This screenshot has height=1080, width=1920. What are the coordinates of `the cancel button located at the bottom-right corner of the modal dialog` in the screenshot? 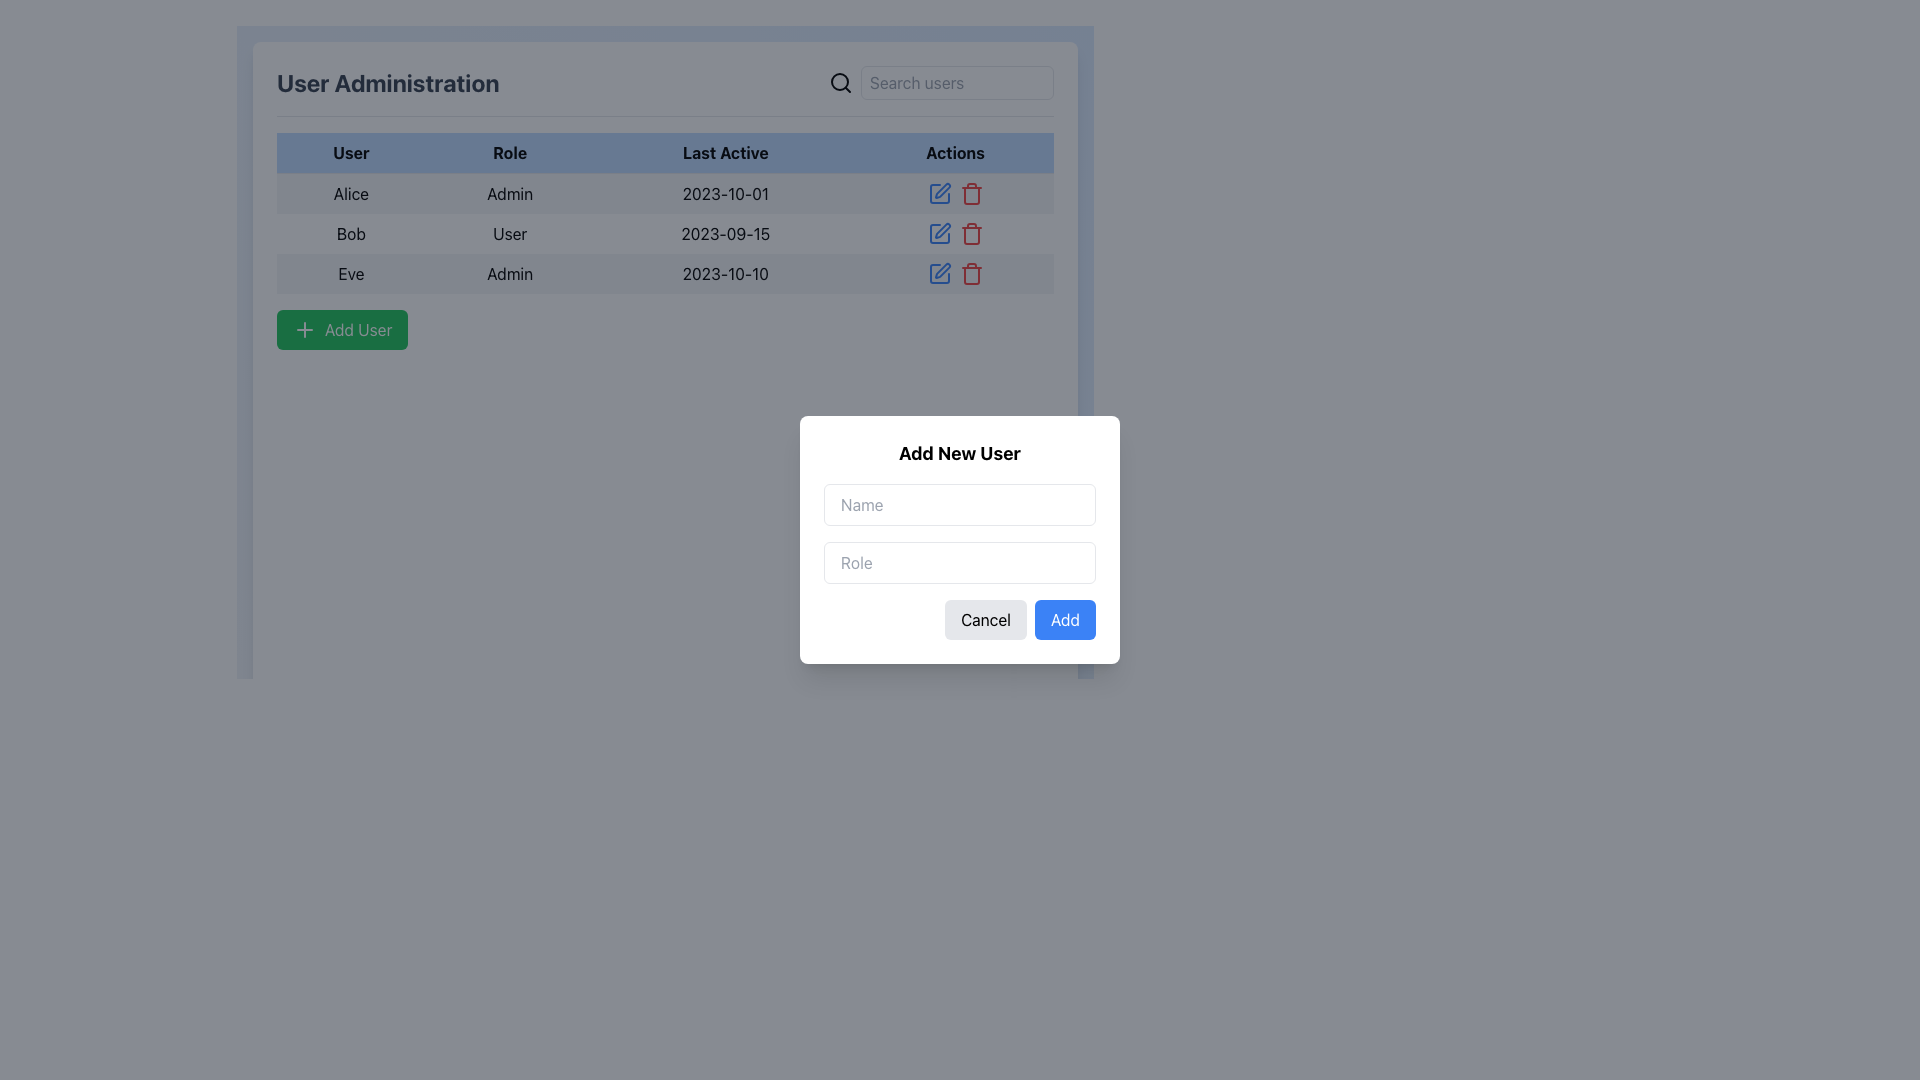 It's located at (986, 619).